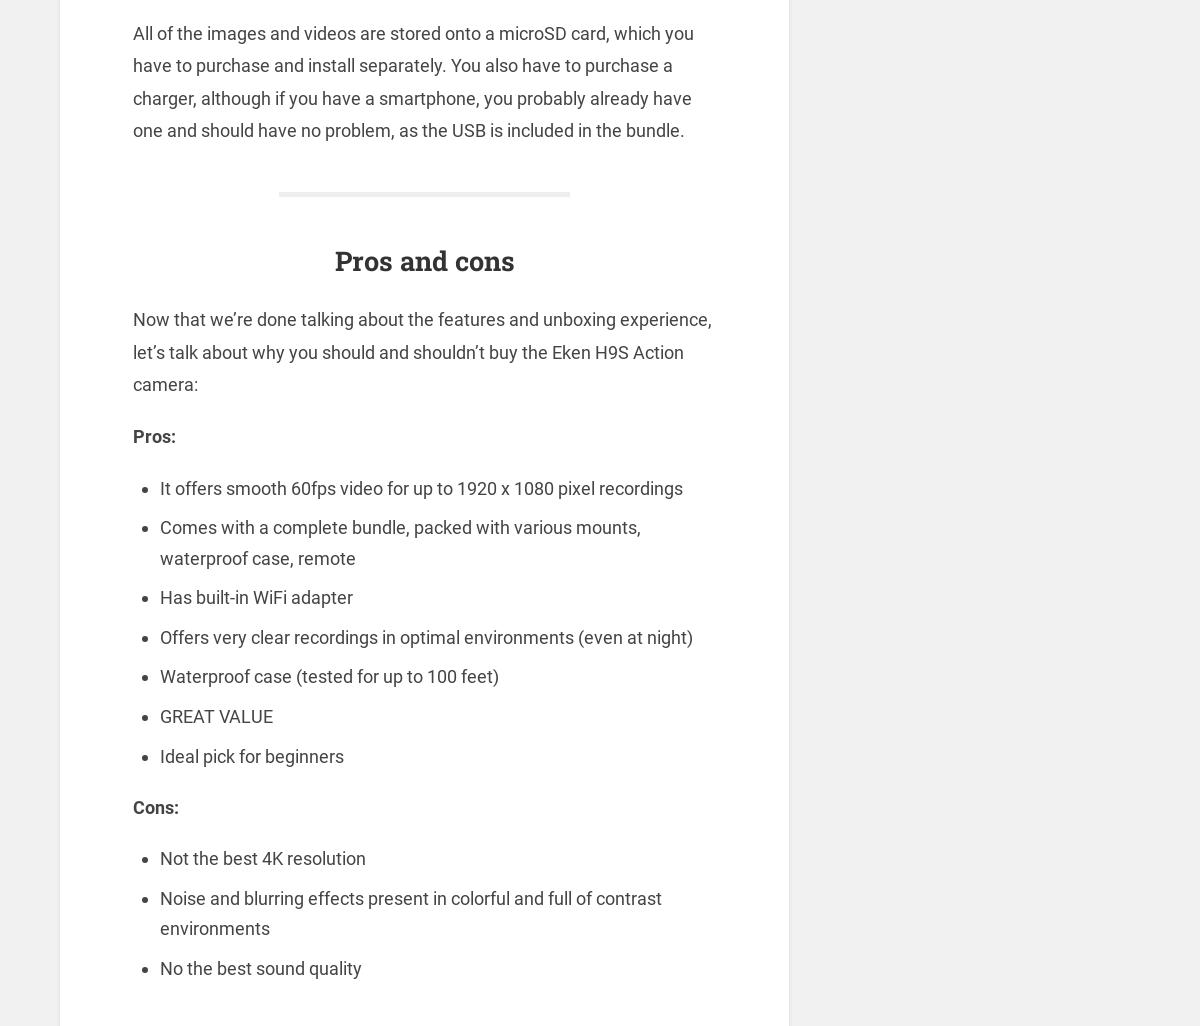 Image resolution: width=1200 pixels, height=1026 pixels. I want to click on 'All of the images and videos are stored onto a microSD card, which you have to purchase and install separately. You also have to purchase a charger, although if you have a smartphone, you probably already have one and should have no problem, as the USB is included in the bundle.', so click(412, 79).